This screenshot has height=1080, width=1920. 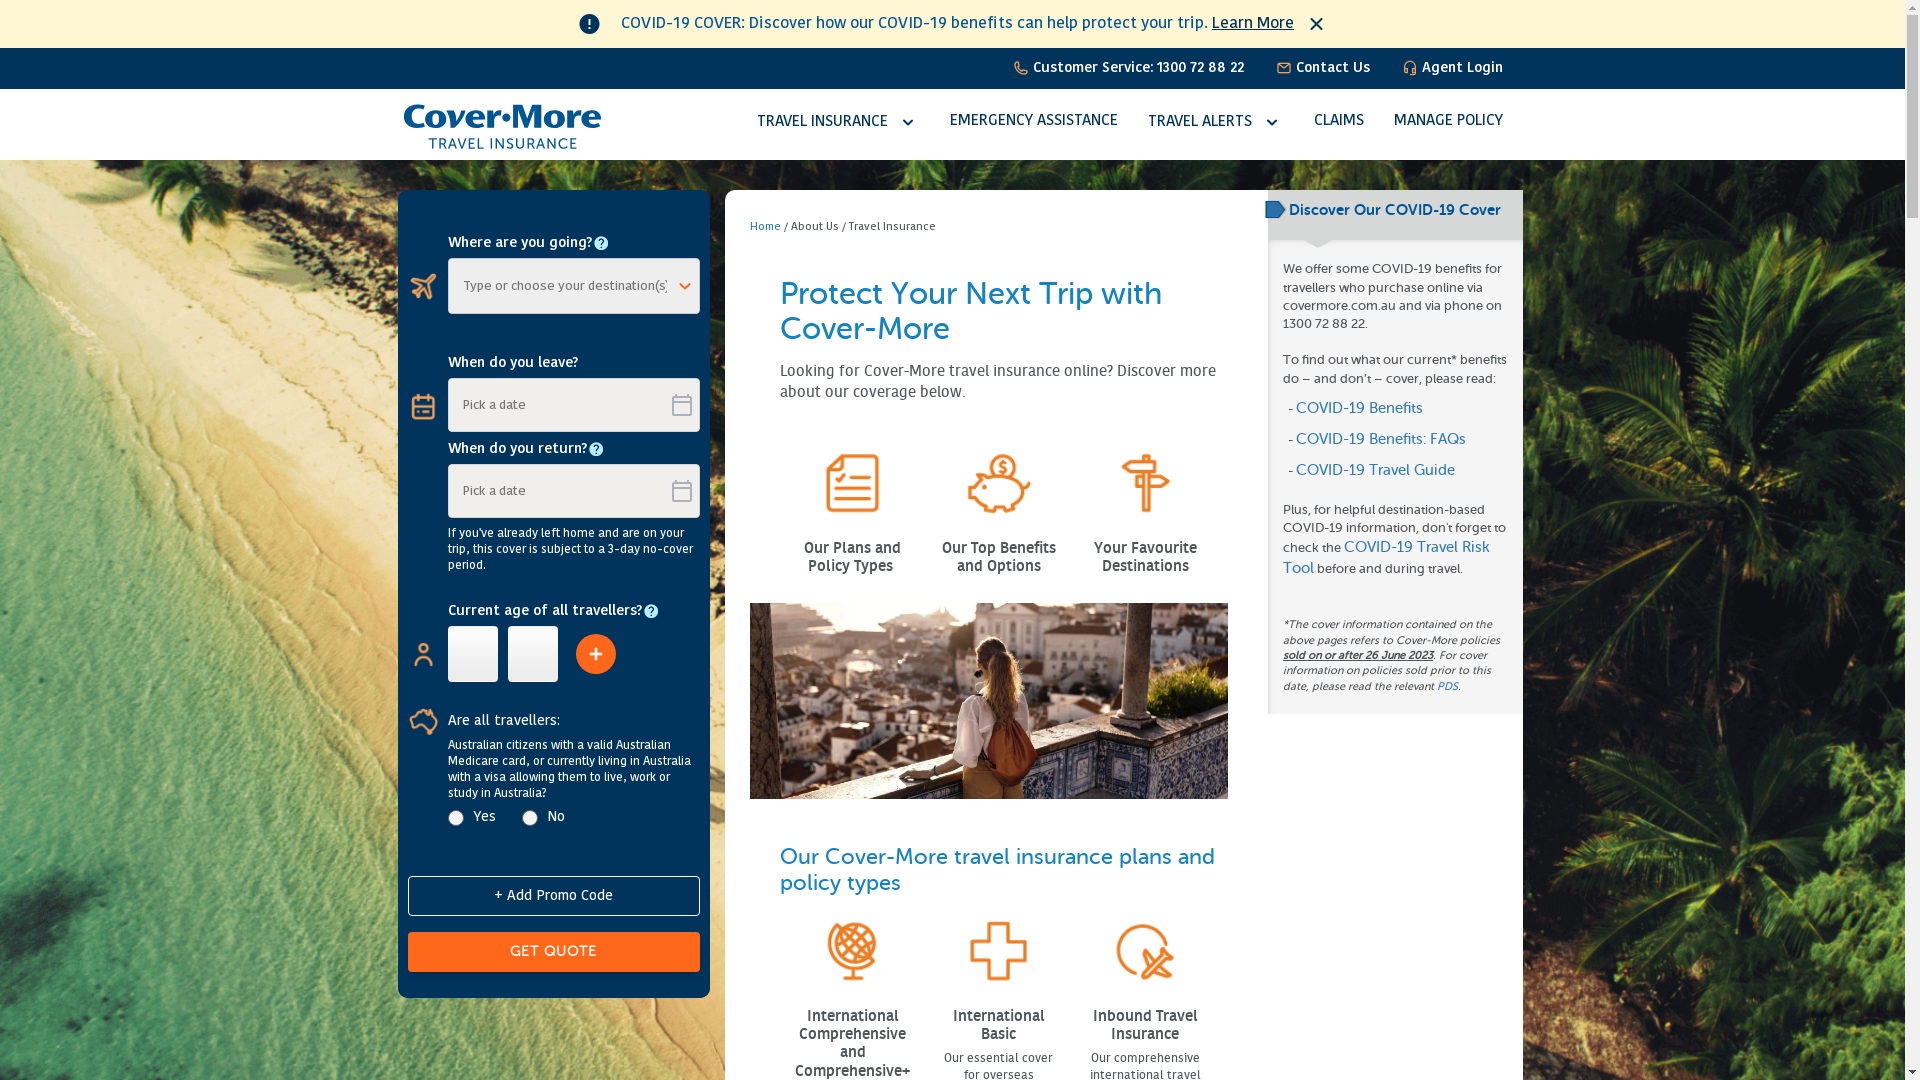 I want to click on 'COVID-19 Benefits', so click(x=1359, y=407).